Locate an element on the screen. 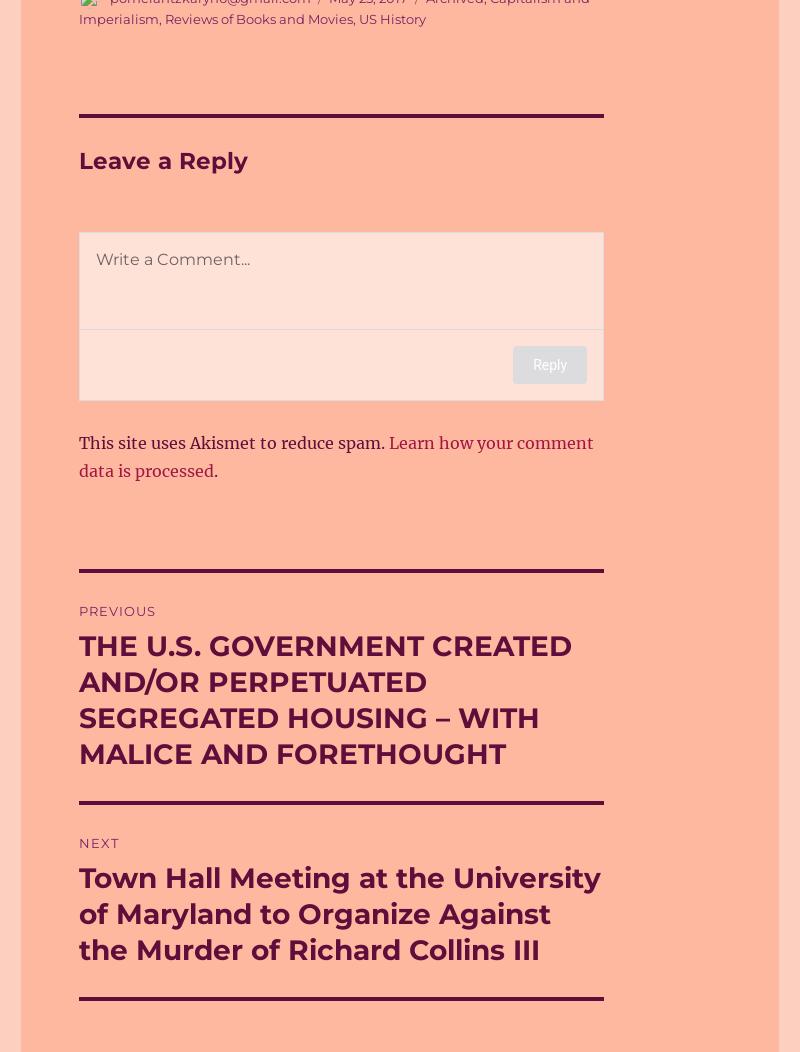  'Town Hall Meeting at the University of Maryland to Organize Against the Murder of Richard Collins III' is located at coordinates (340, 913).